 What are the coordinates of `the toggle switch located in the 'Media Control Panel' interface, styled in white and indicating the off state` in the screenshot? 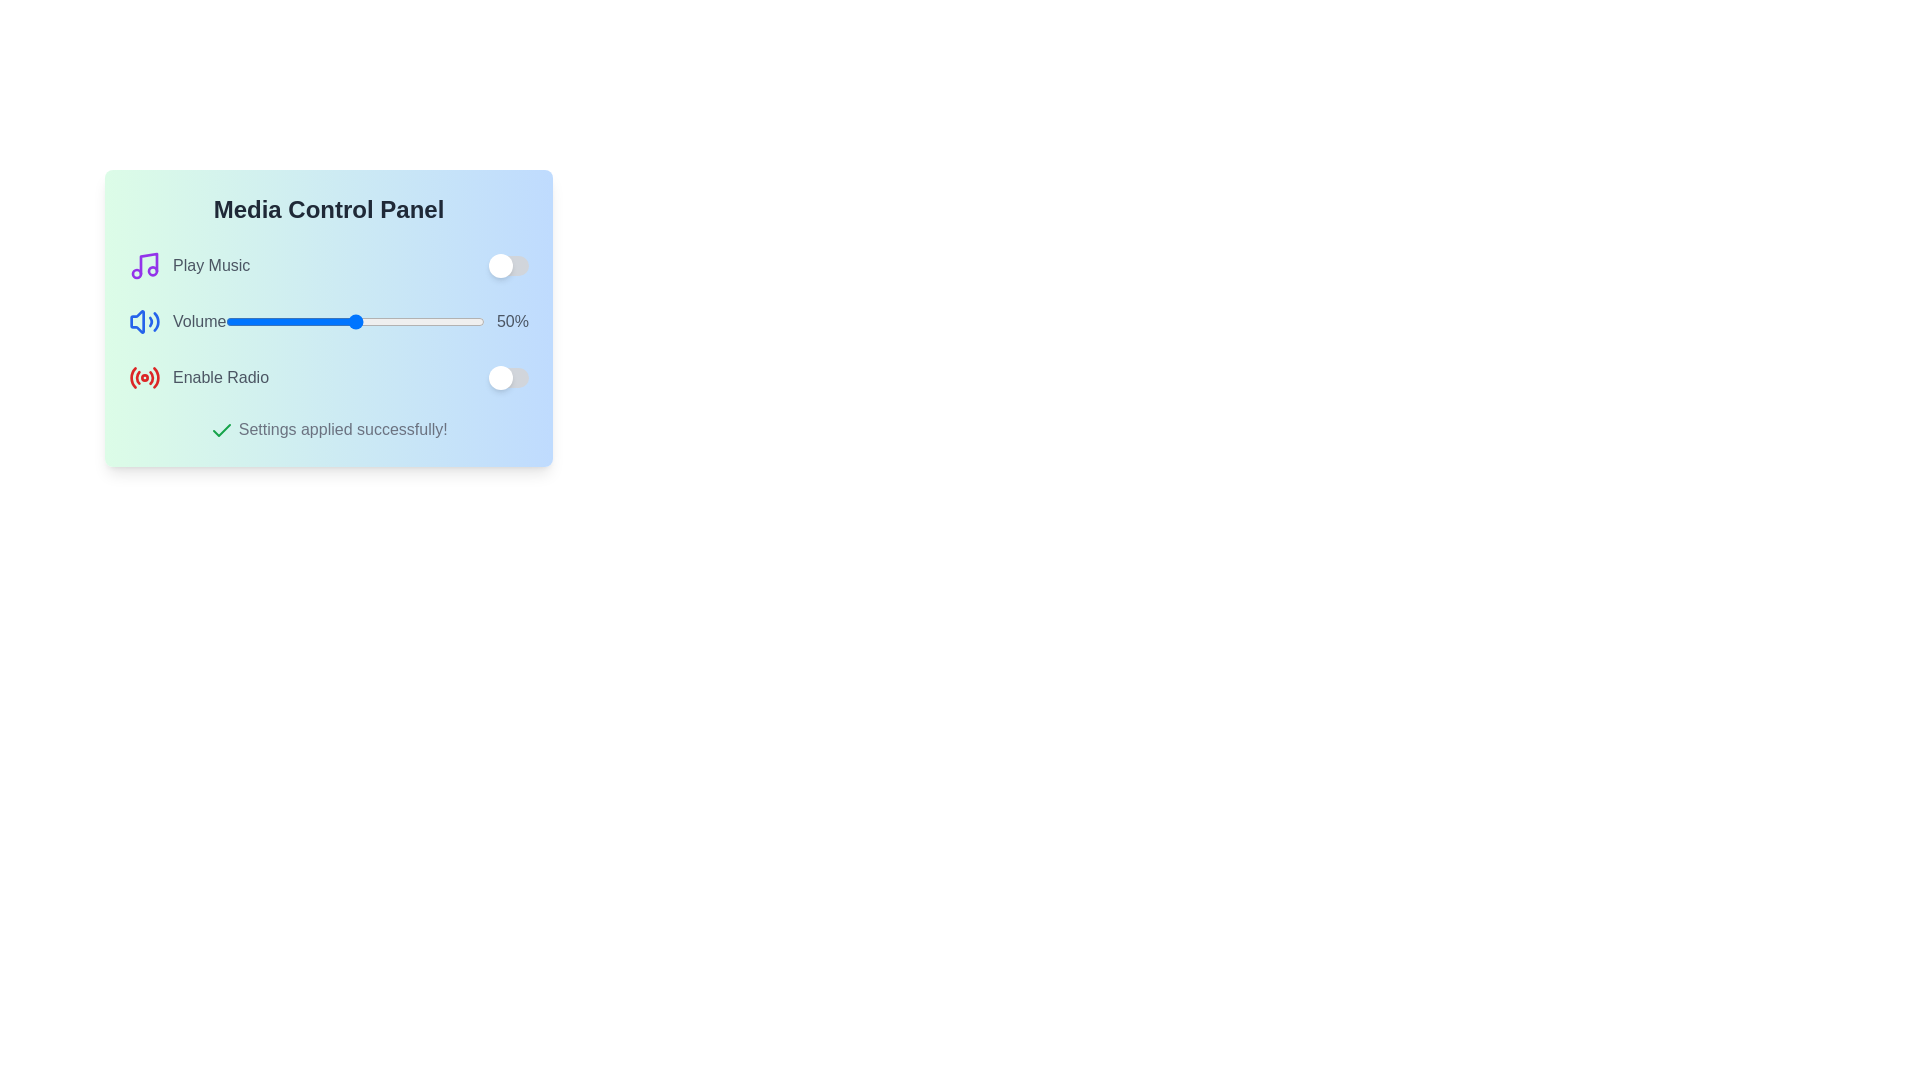 It's located at (508, 265).